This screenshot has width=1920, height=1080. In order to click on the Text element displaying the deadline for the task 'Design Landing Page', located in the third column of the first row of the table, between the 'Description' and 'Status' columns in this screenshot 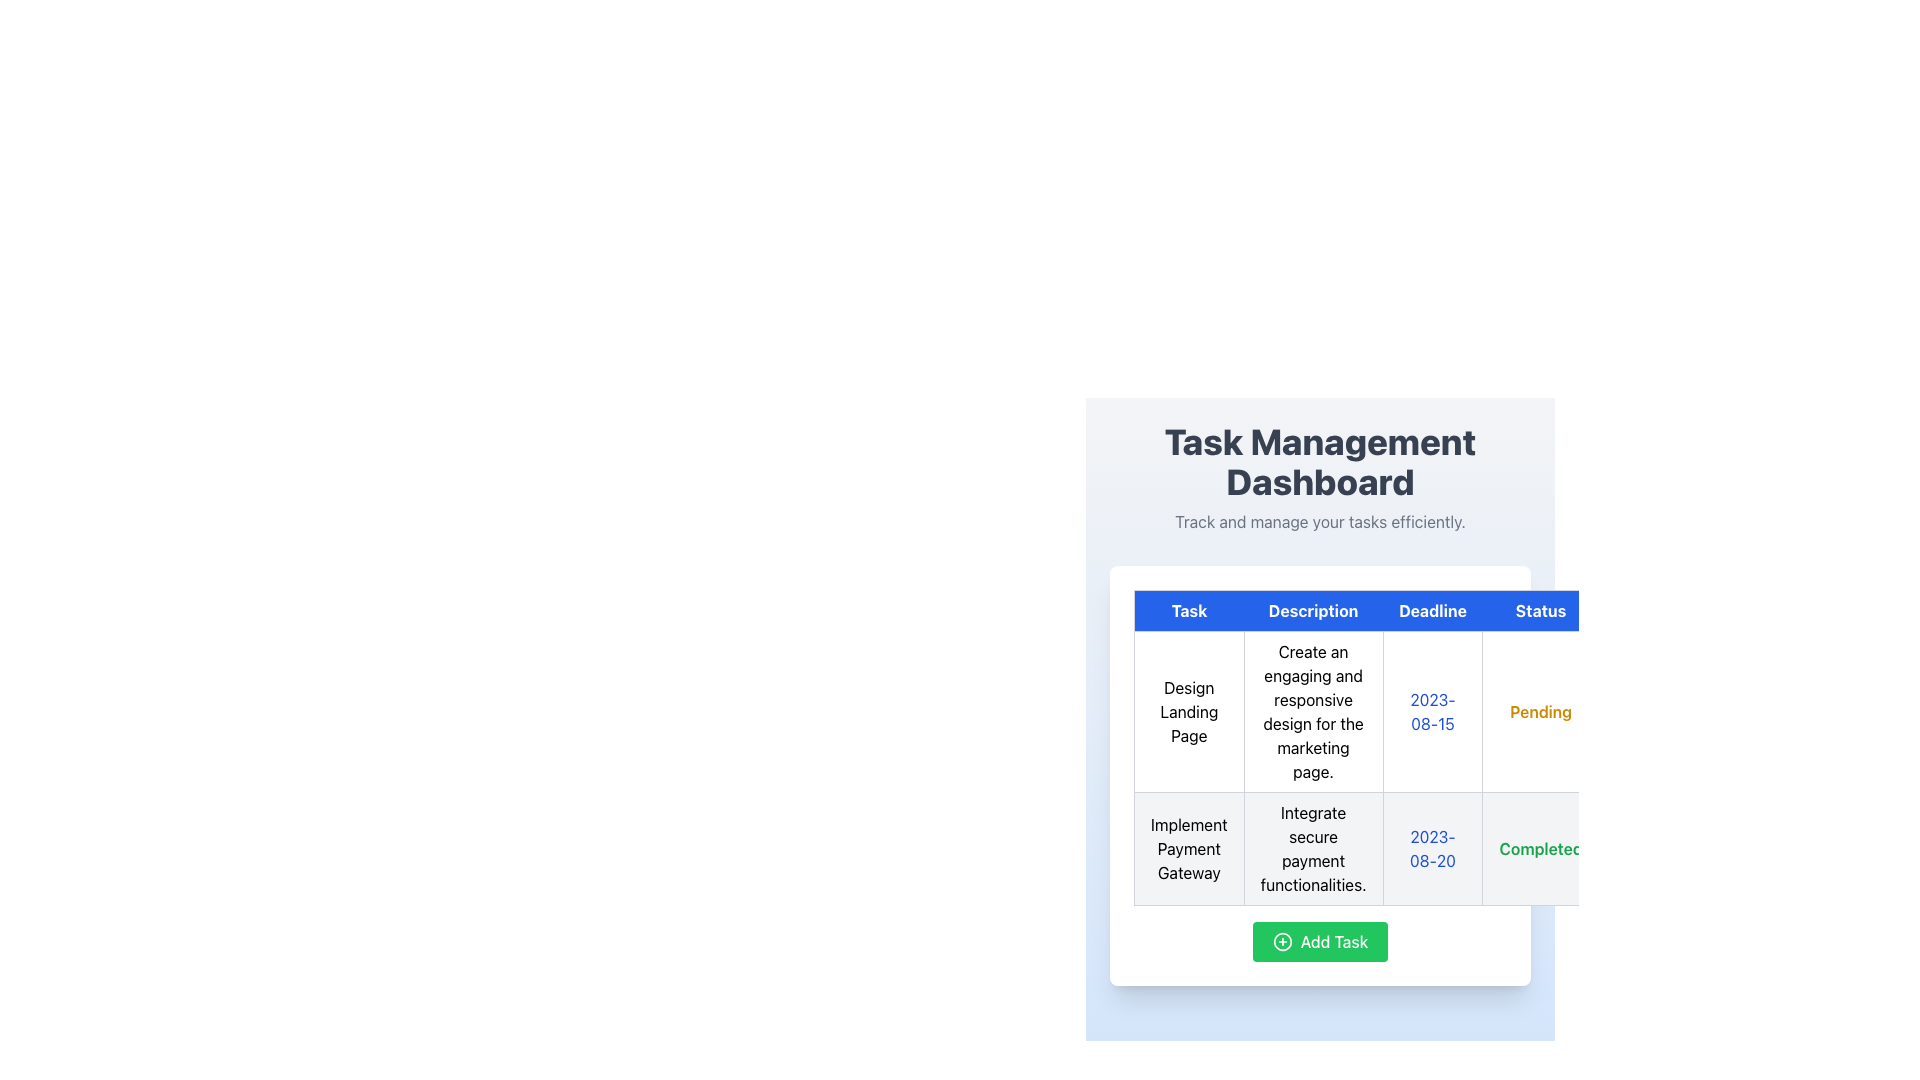, I will do `click(1411, 711)`.